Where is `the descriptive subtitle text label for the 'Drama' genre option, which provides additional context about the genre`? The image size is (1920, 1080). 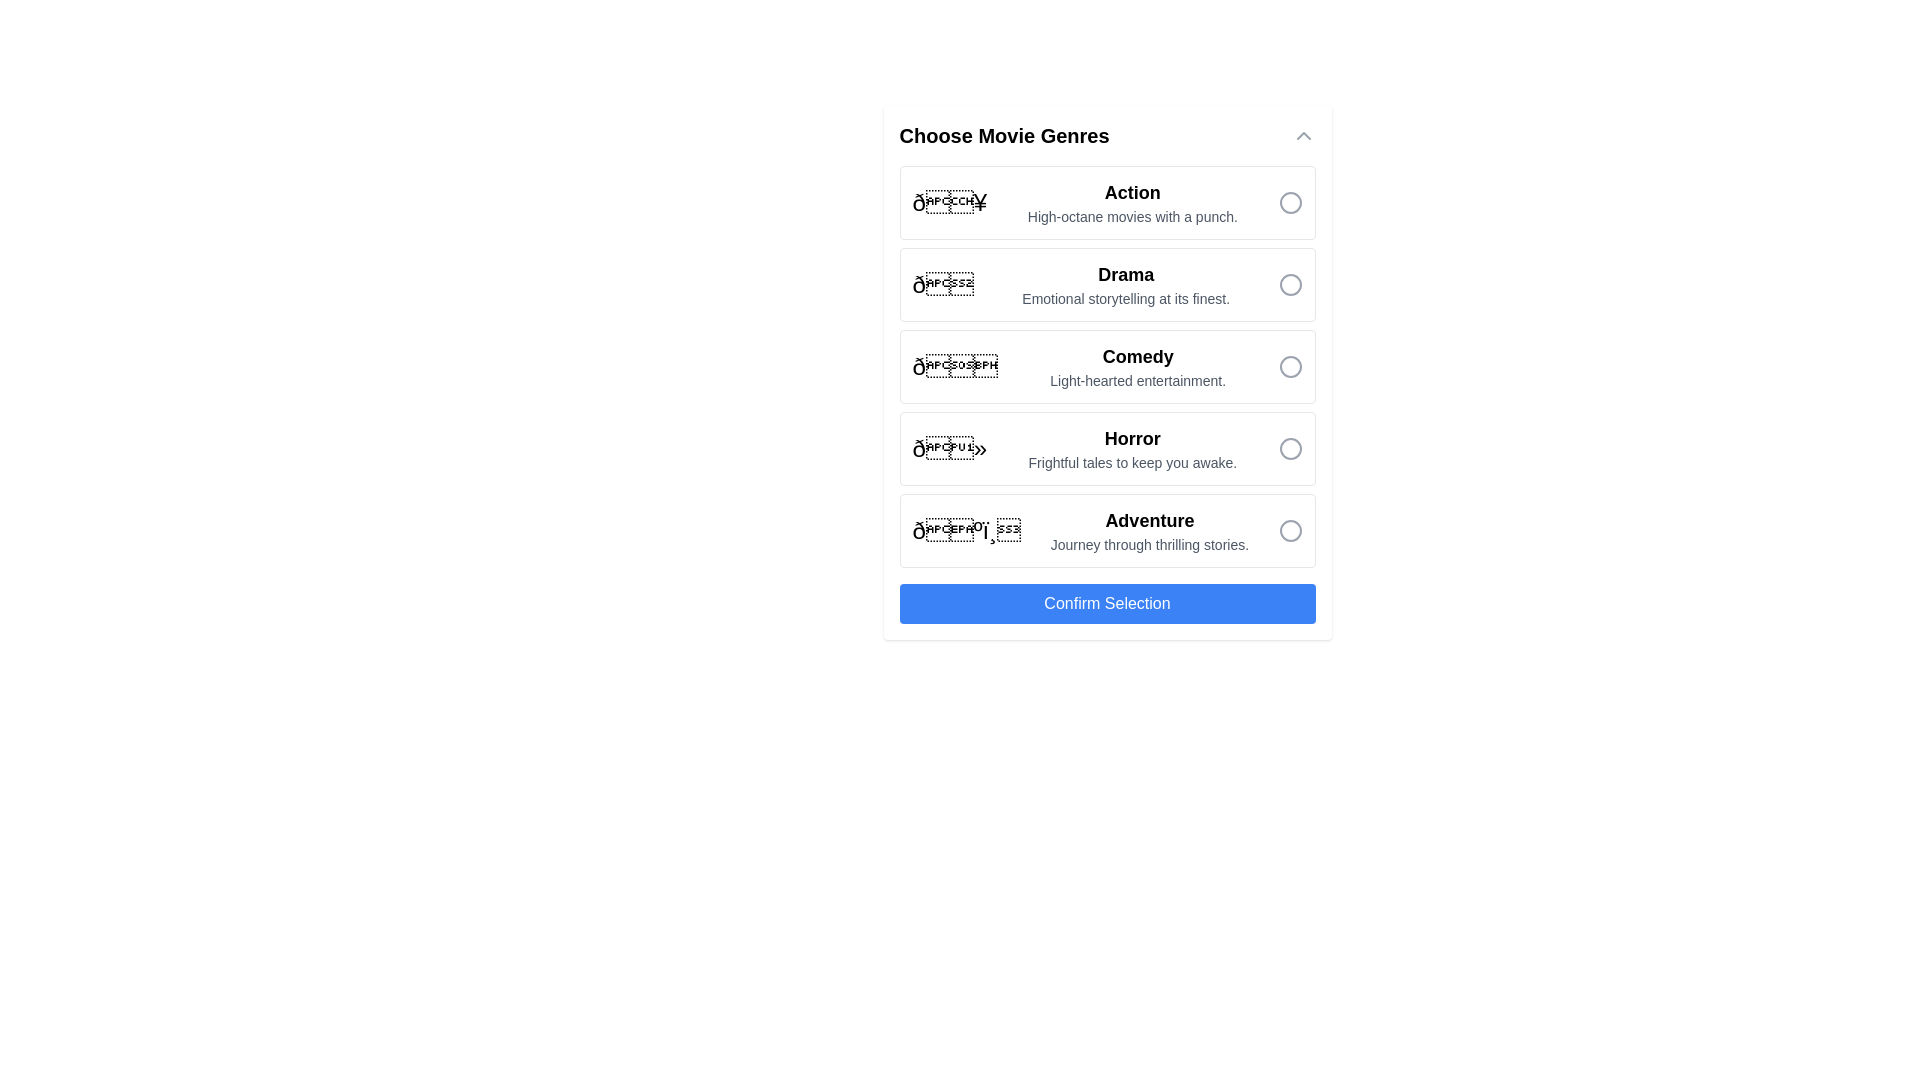 the descriptive subtitle text label for the 'Drama' genre option, which provides additional context about the genre is located at coordinates (1126, 299).